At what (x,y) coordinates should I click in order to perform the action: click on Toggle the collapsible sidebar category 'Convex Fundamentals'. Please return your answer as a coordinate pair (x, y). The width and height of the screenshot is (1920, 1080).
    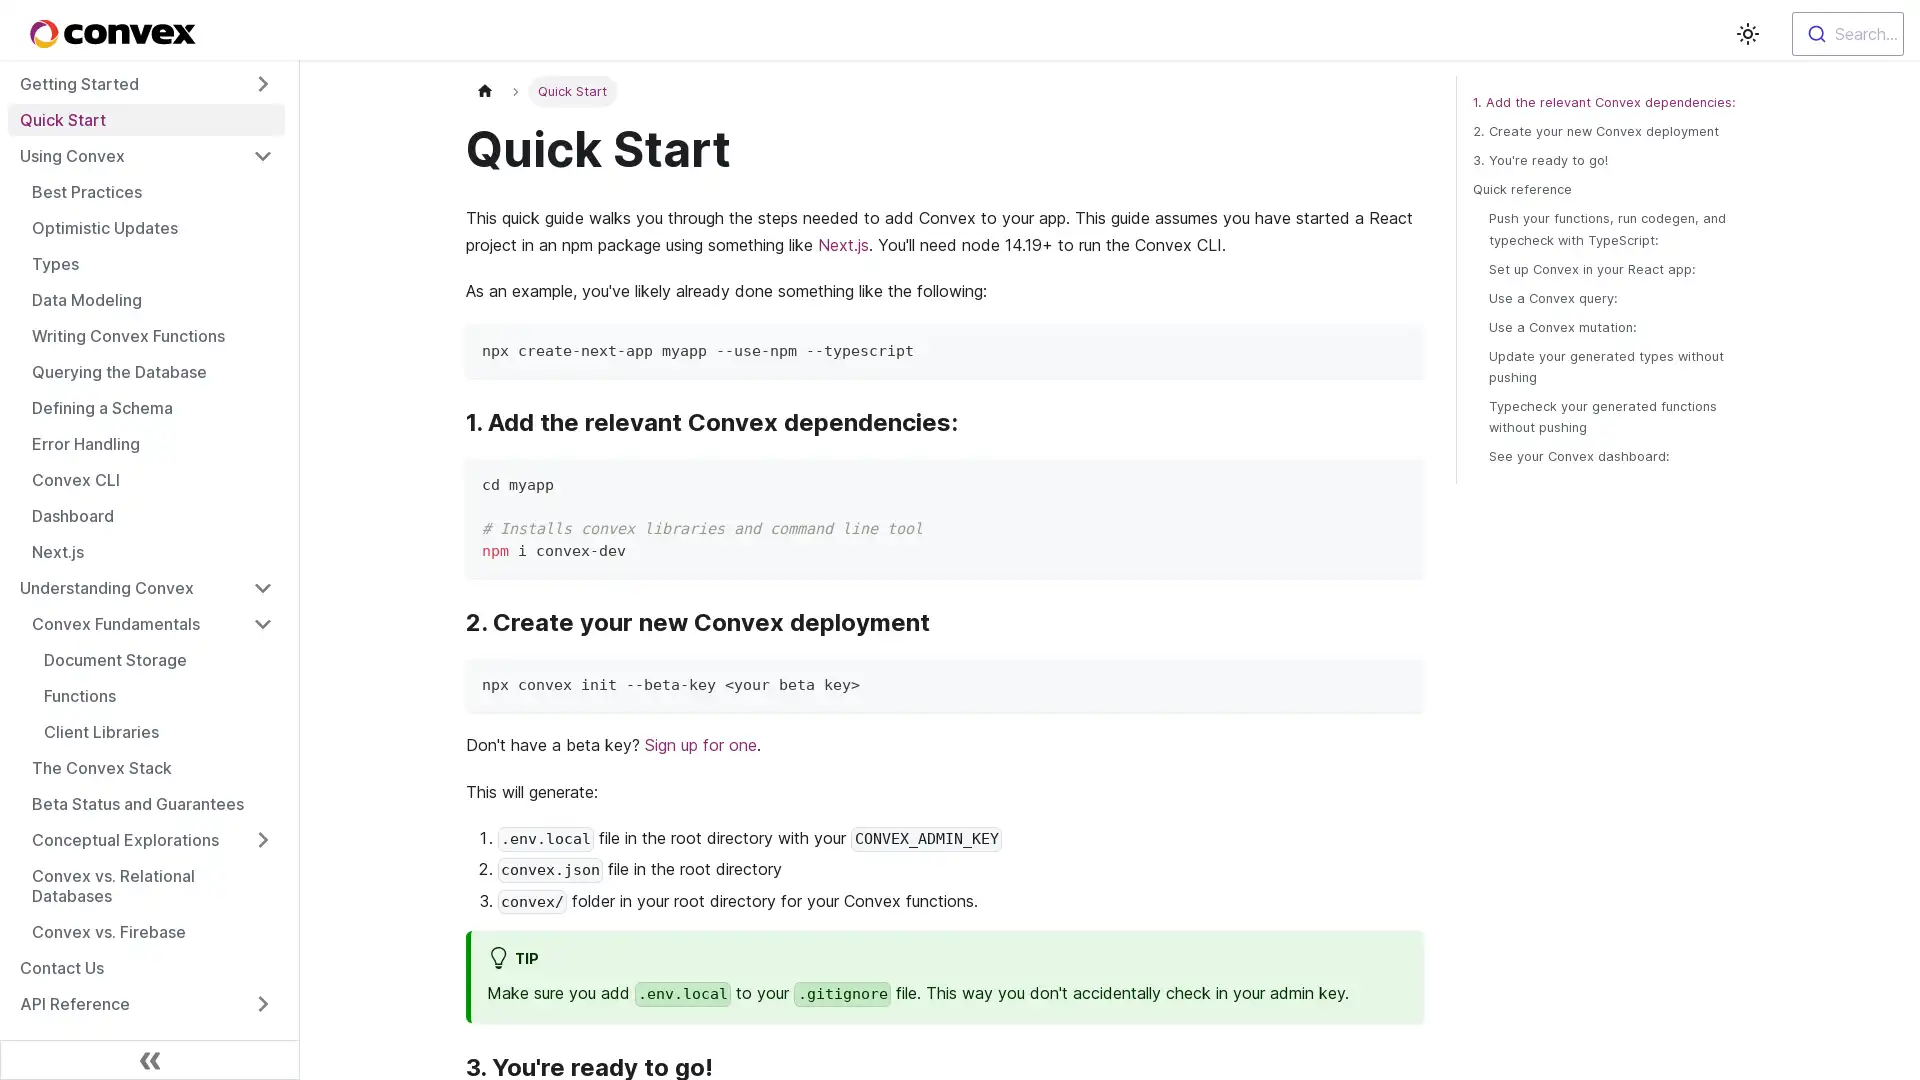
    Looking at the image, I should click on (262, 623).